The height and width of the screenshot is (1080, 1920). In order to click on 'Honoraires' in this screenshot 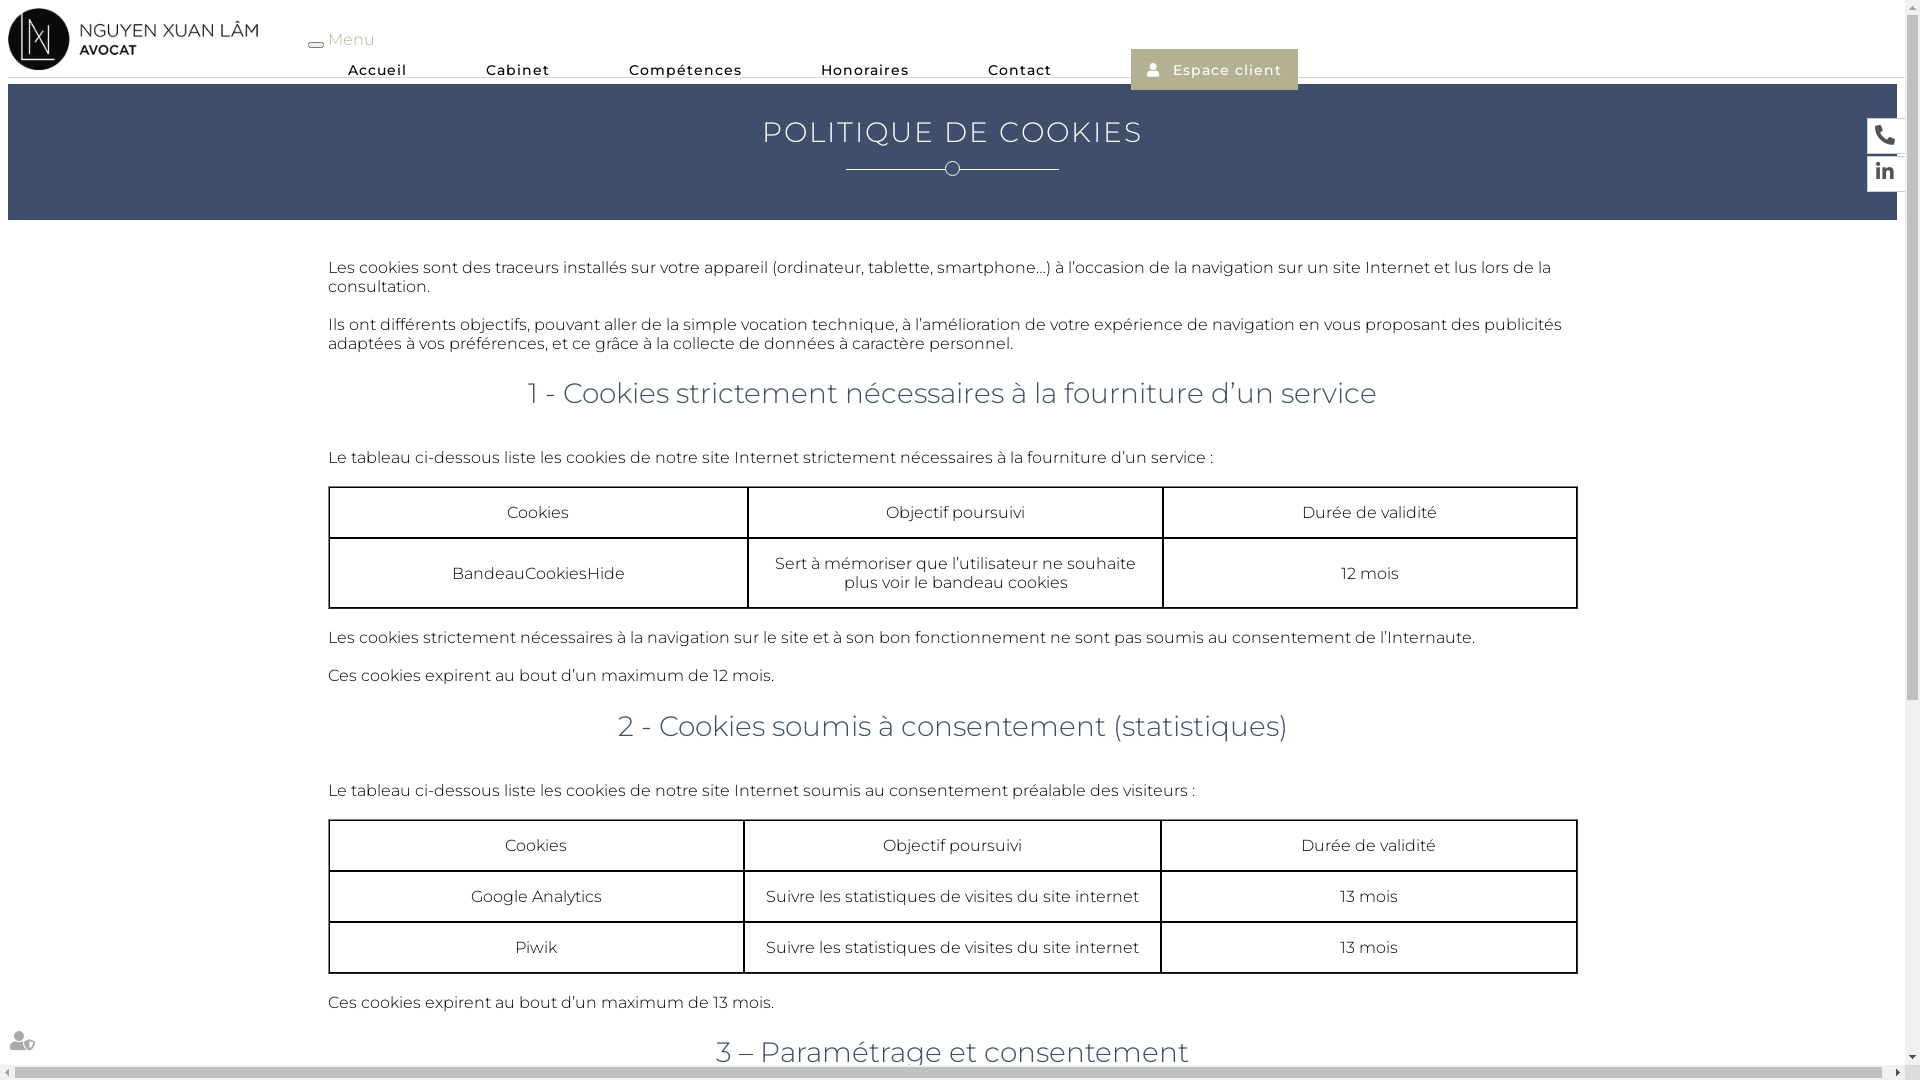, I will do `click(864, 72)`.